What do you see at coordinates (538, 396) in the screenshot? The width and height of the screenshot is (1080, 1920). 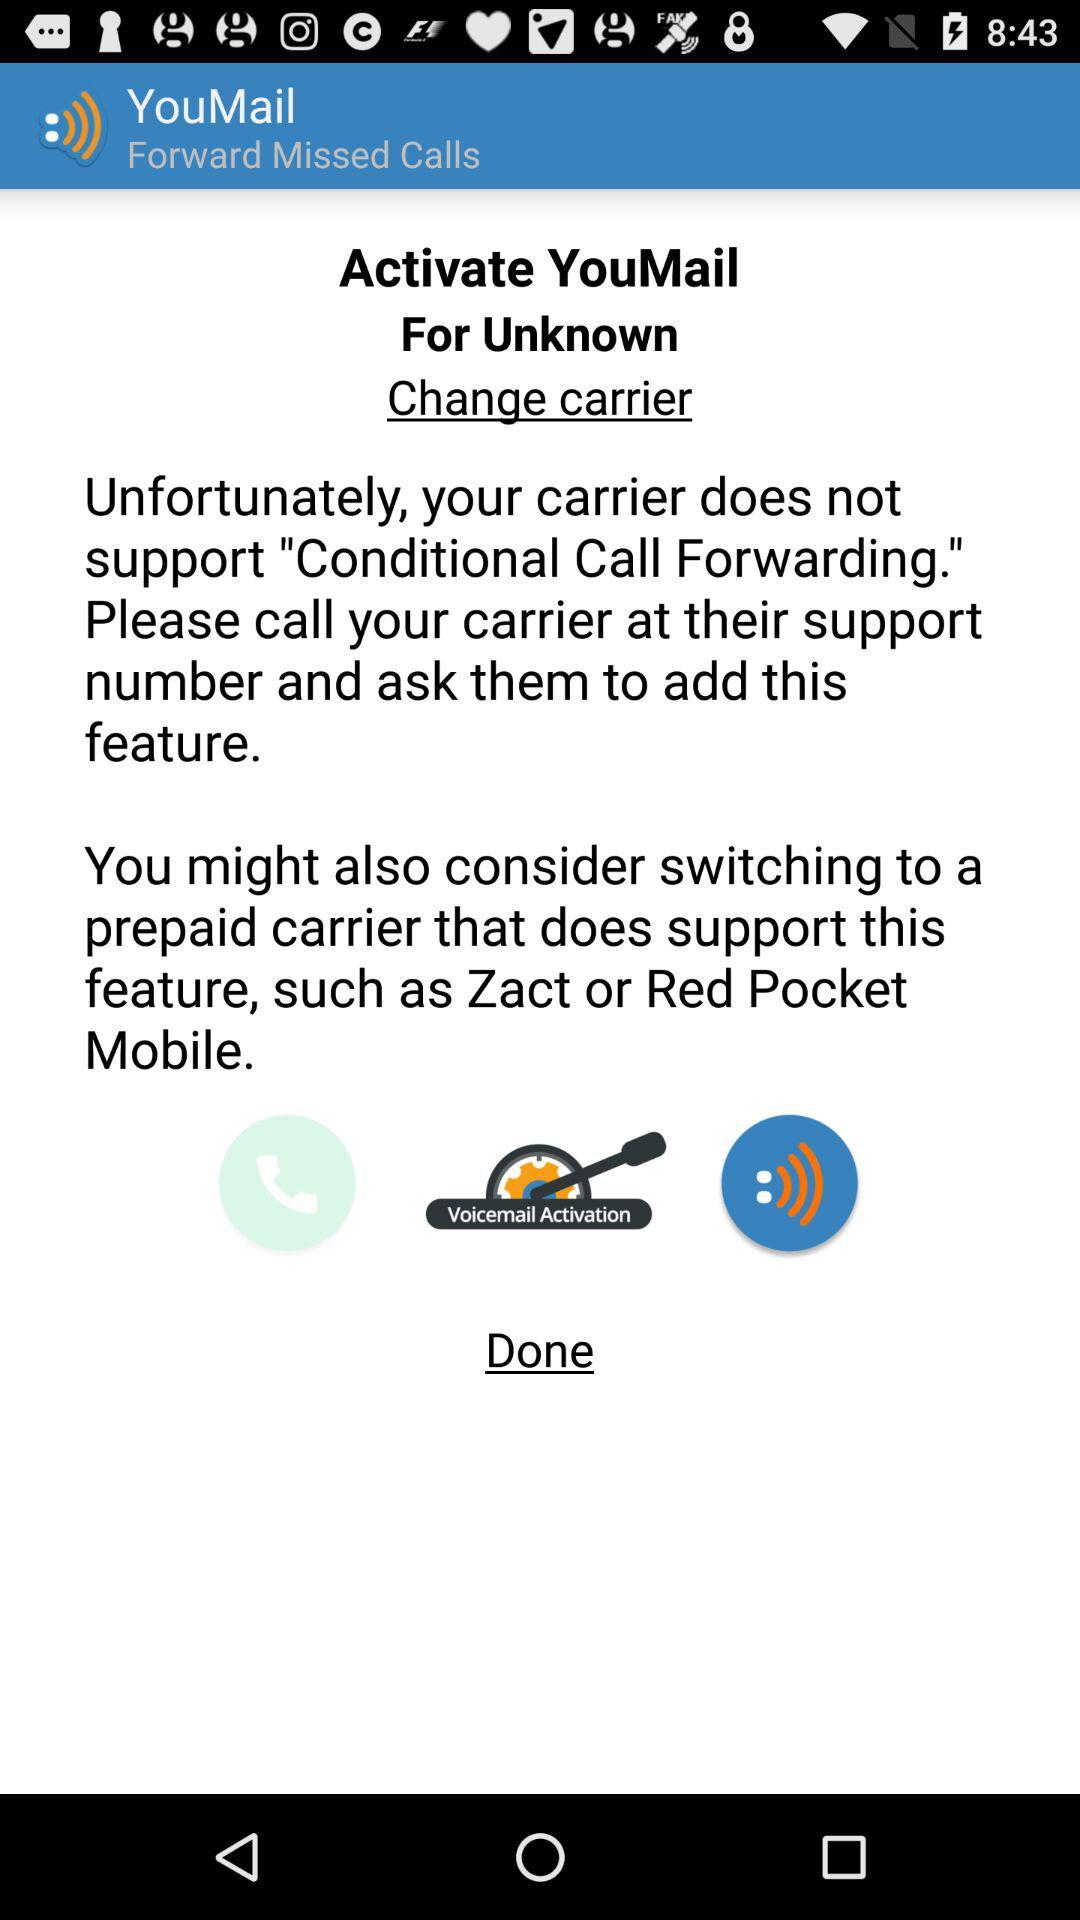 I see `the change carrier app` at bounding box center [538, 396].